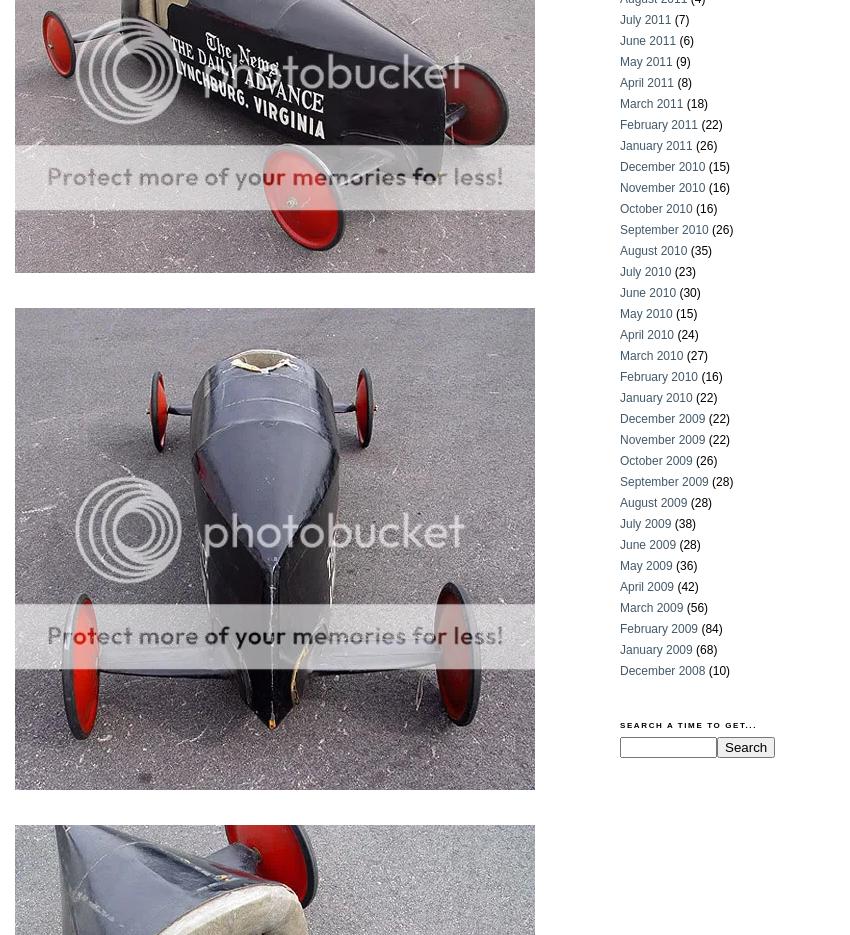 This screenshot has height=935, width=850. What do you see at coordinates (656, 207) in the screenshot?
I see `'October 2010'` at bounding box center [656, 207].